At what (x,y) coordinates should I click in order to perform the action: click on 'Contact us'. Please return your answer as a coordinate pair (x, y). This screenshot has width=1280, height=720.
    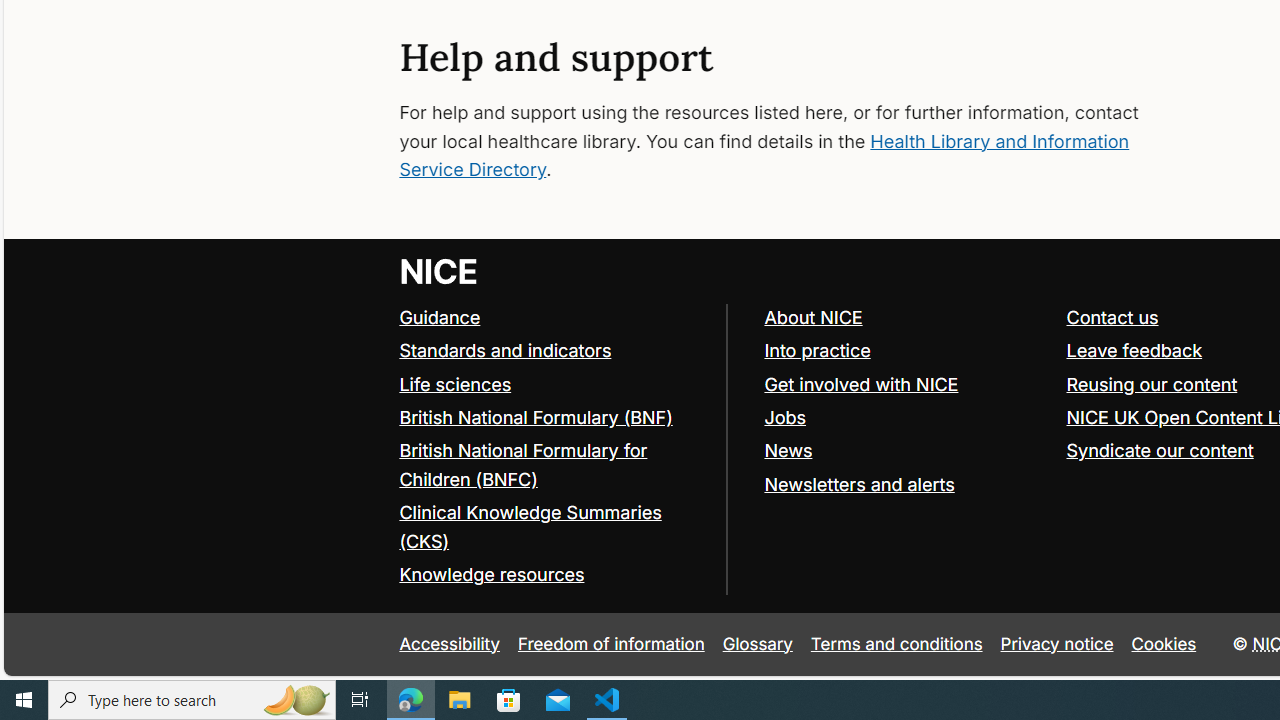
    Looking at the image, I should click on (1111, 316).